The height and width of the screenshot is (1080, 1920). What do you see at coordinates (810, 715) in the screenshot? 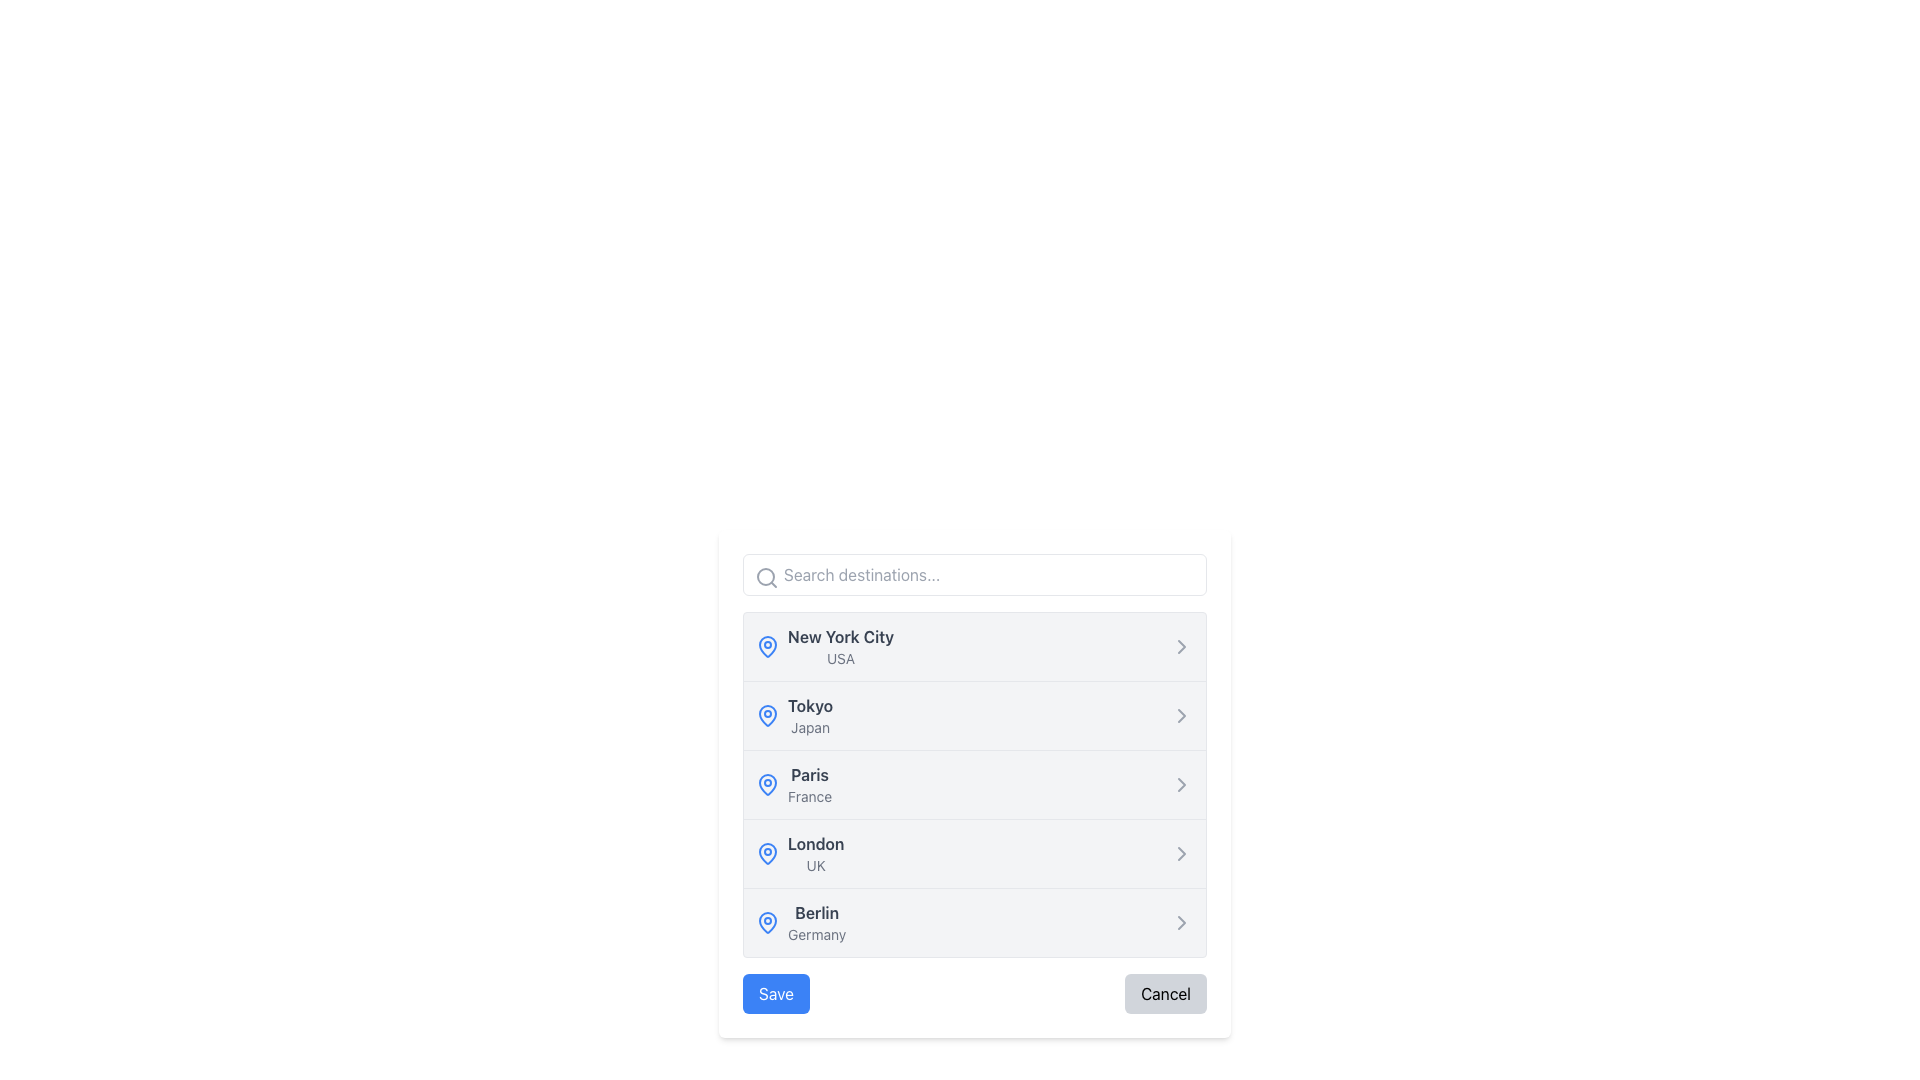
I see `the text label for 'Tokyo' which is the second item in a vertical list of destinations` at bounding box center [810, 715].